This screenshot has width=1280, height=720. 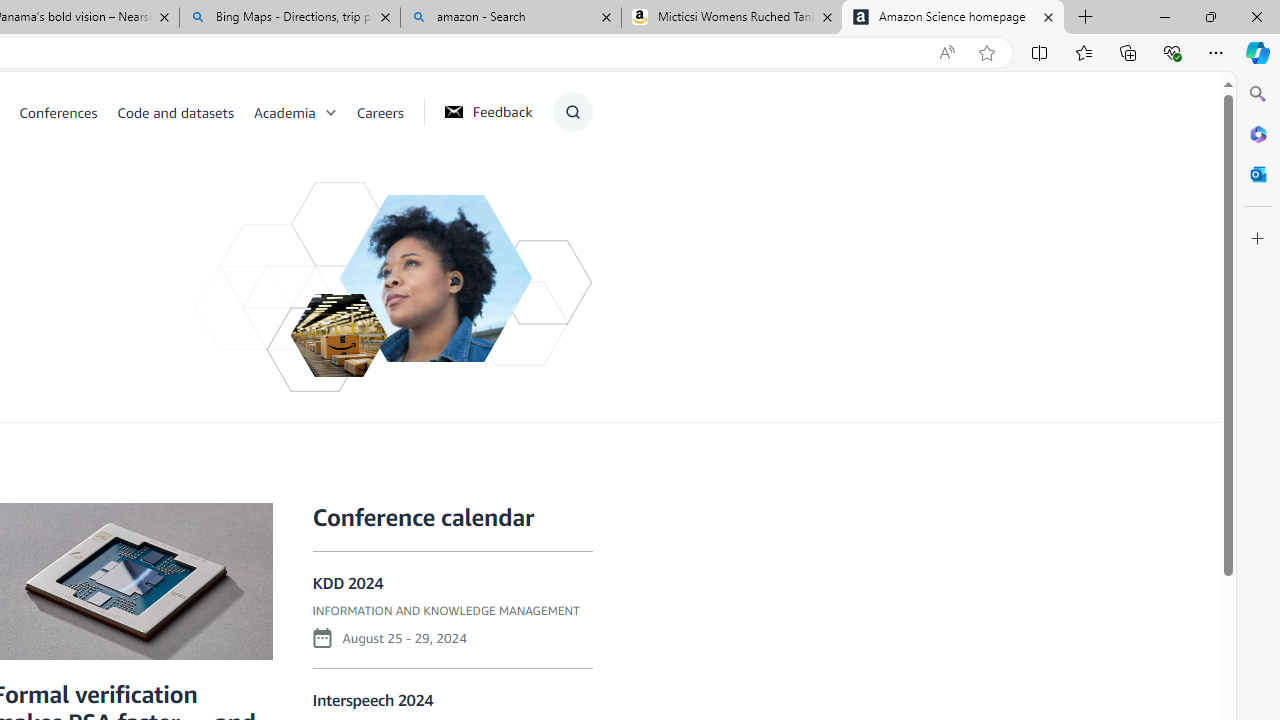 I want to click on 'Class: icon-magnify', so click(x=571, y=111).